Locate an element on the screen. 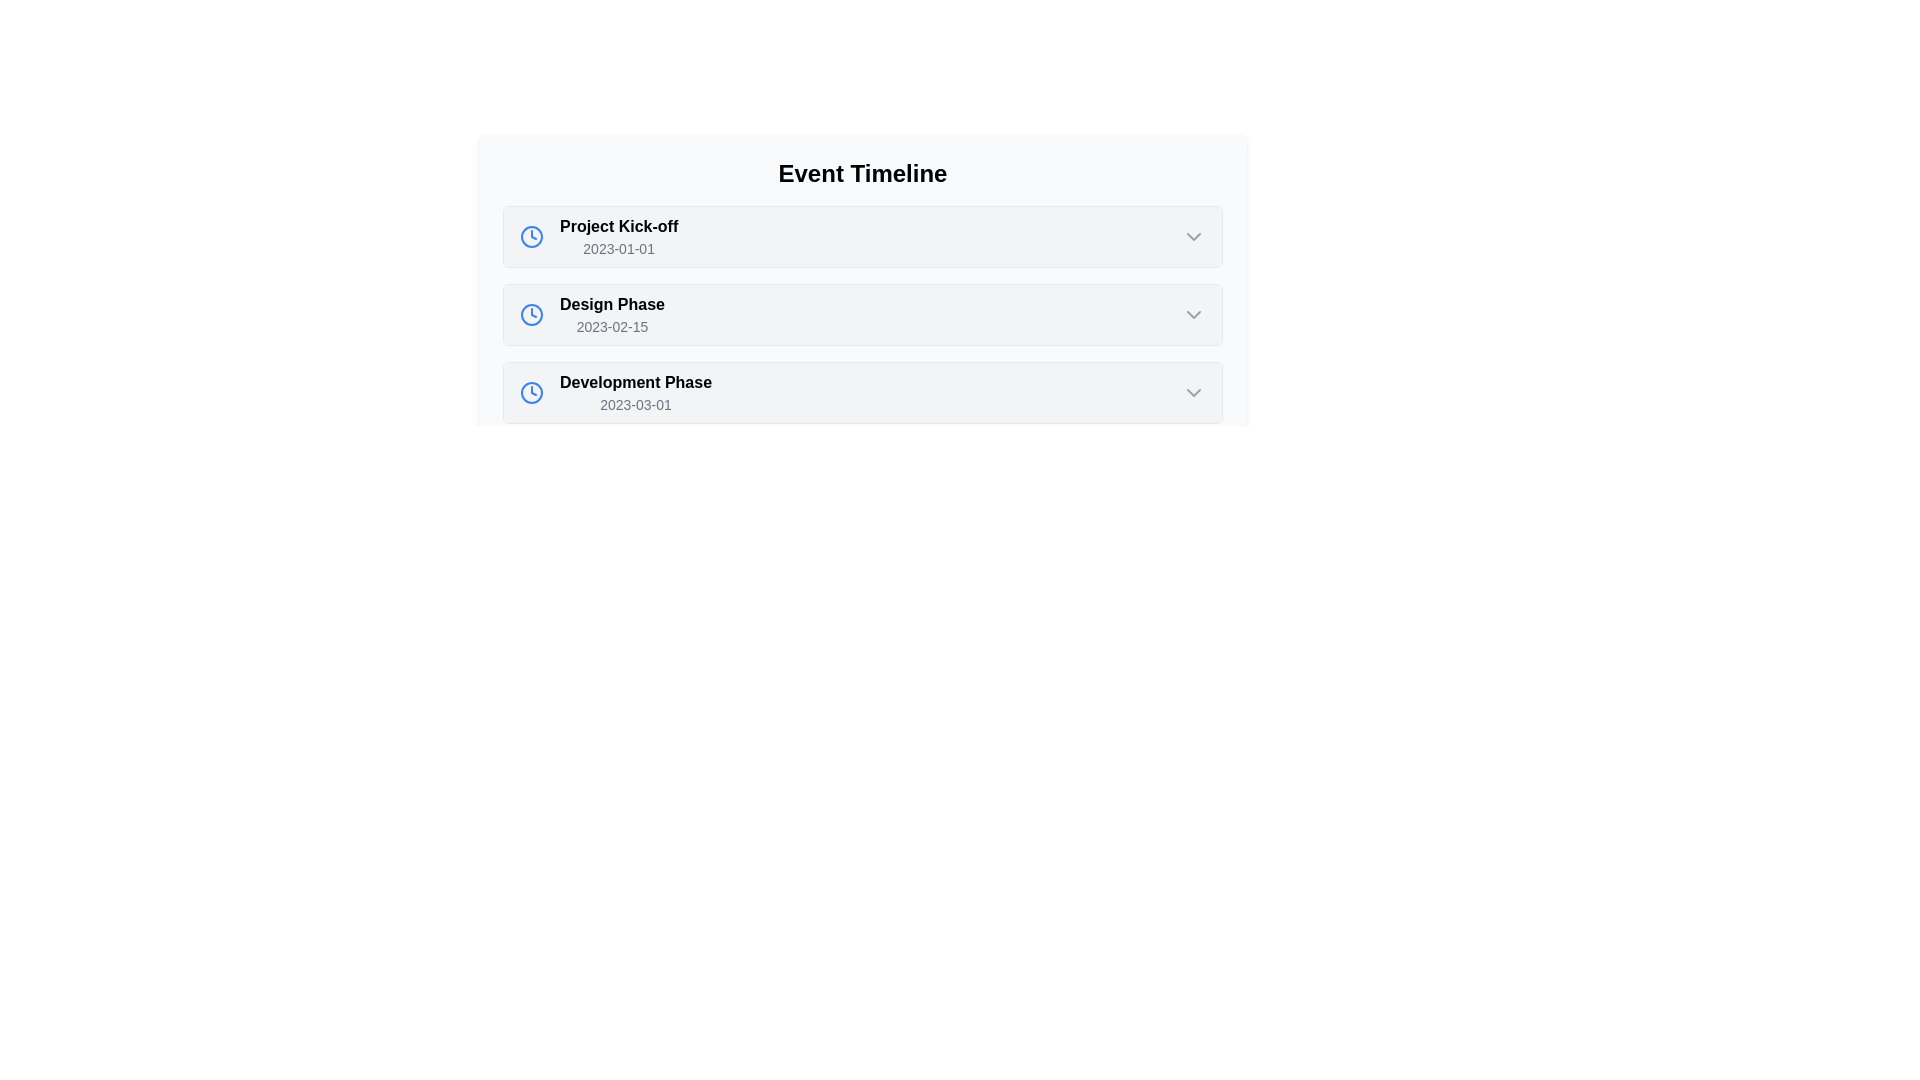 This screenshot has width=1920, height=1080. the clock icon at the start of the first row in the 'Event Timeline' list, which visually represents the temporal context for the 'Project Kick-off' event is located at coordinates (532, 235).